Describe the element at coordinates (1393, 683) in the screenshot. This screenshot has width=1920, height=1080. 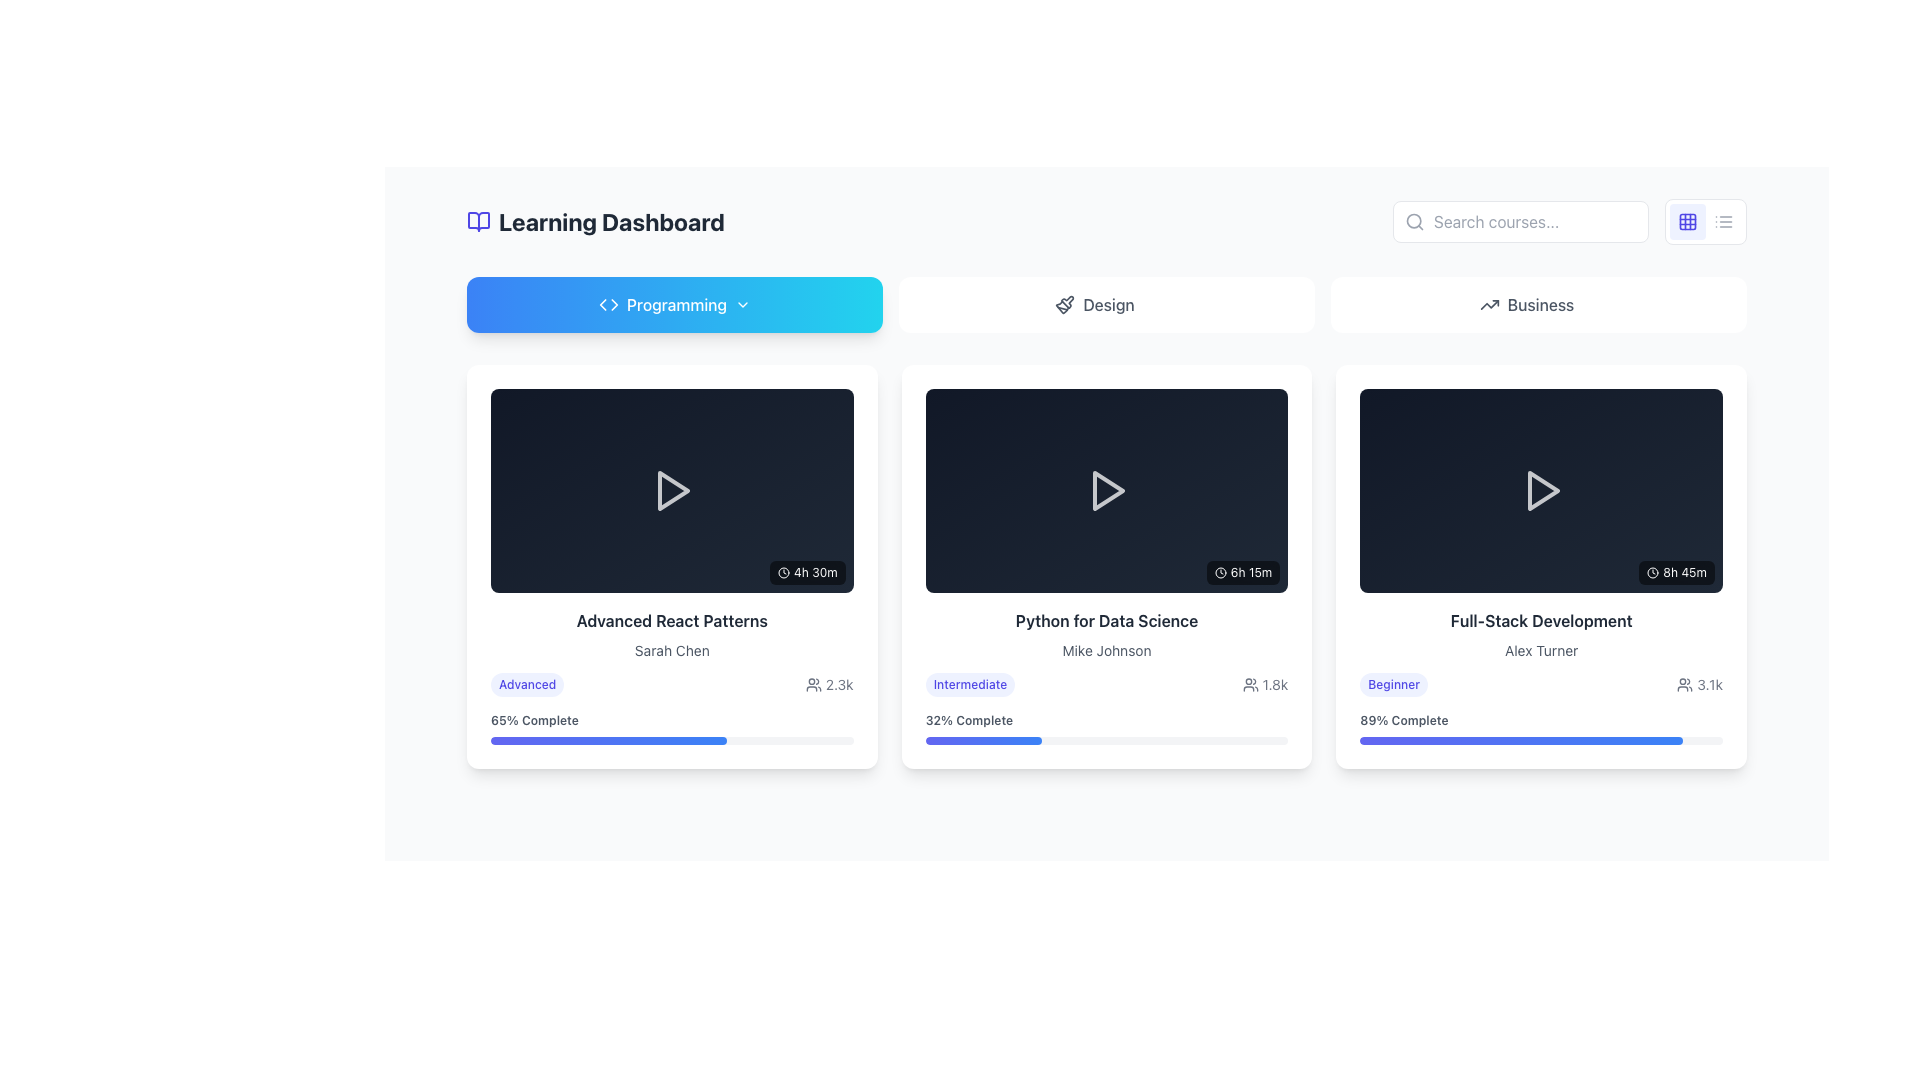
I see `the proficiency level or target audience label located at the bottom-left side of the 'Full-Stack Development' course card, above the progress bar` at that location.